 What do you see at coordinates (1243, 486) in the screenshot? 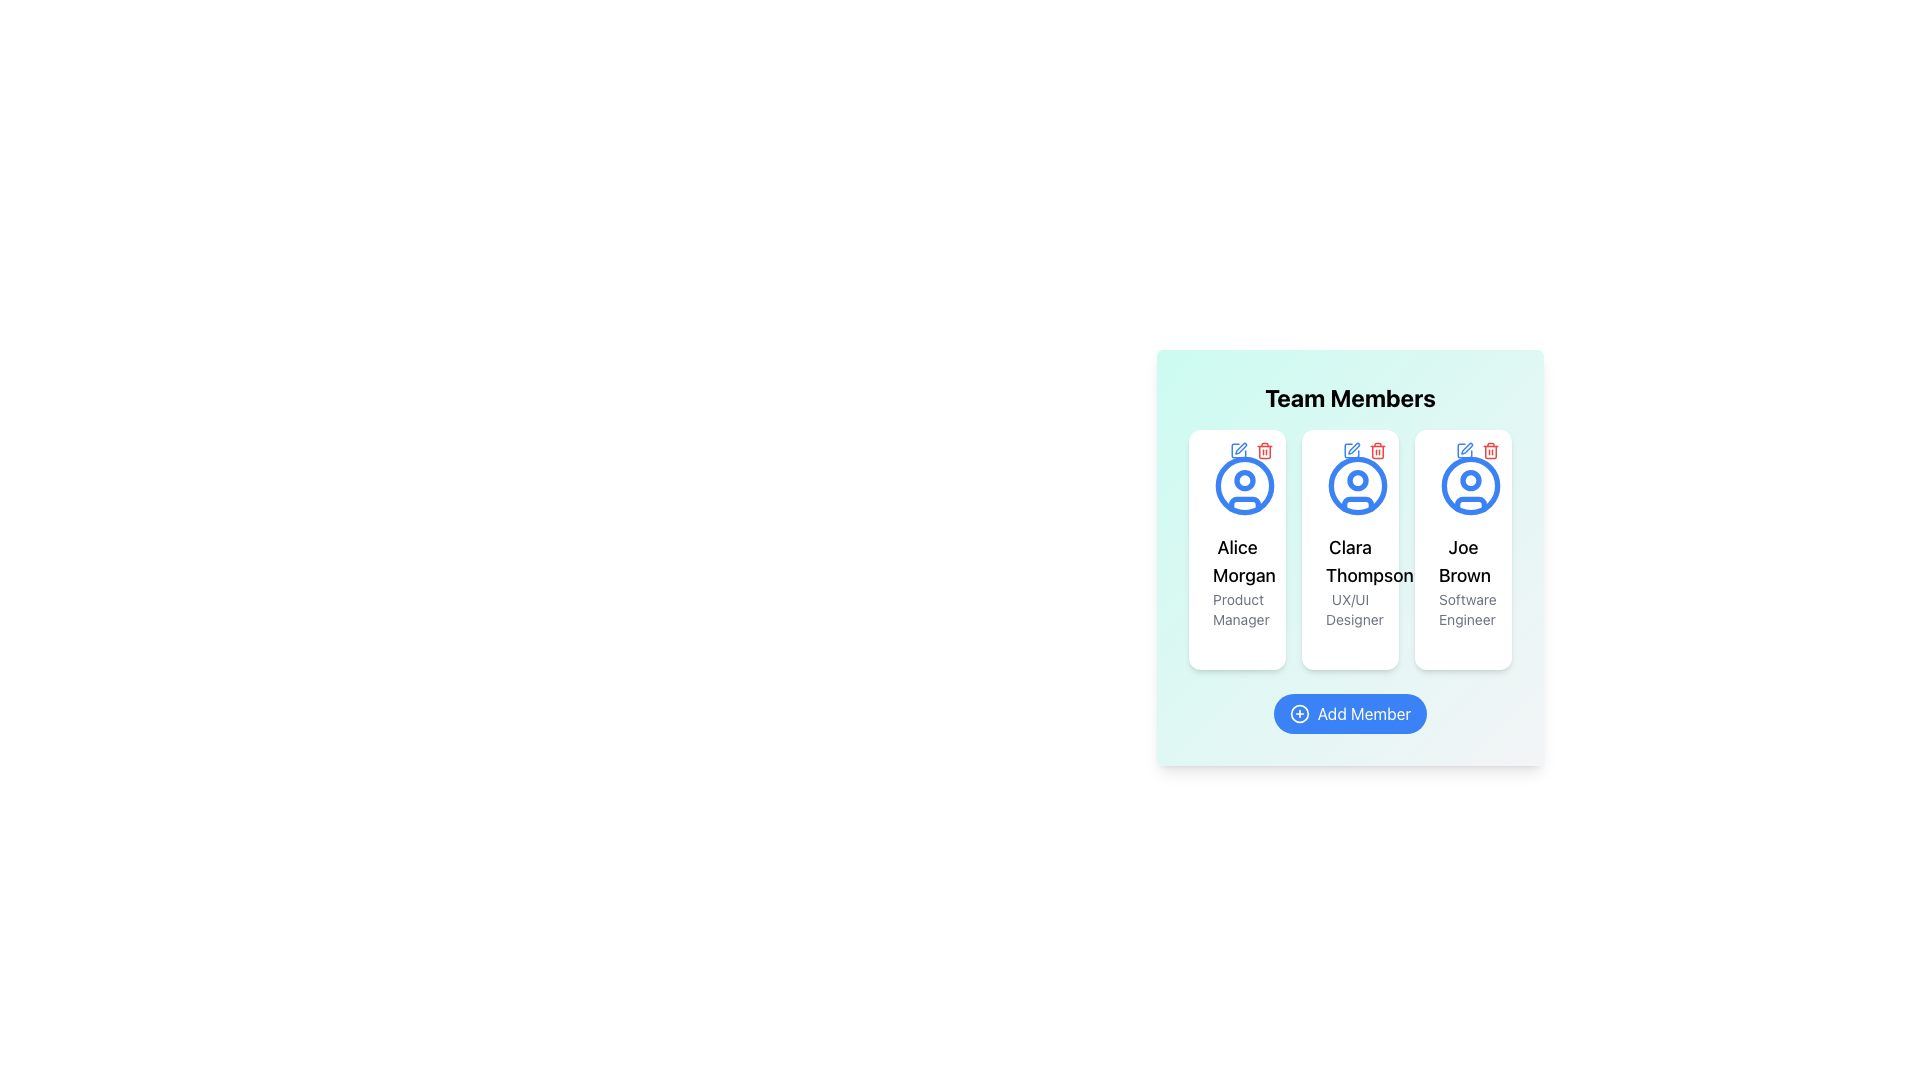
I see `the SVG circle in the profile icon of the first member card ('Alice Morgan - Product Manager') in the 'Team Members' section` at bounding box center [1243, 486].